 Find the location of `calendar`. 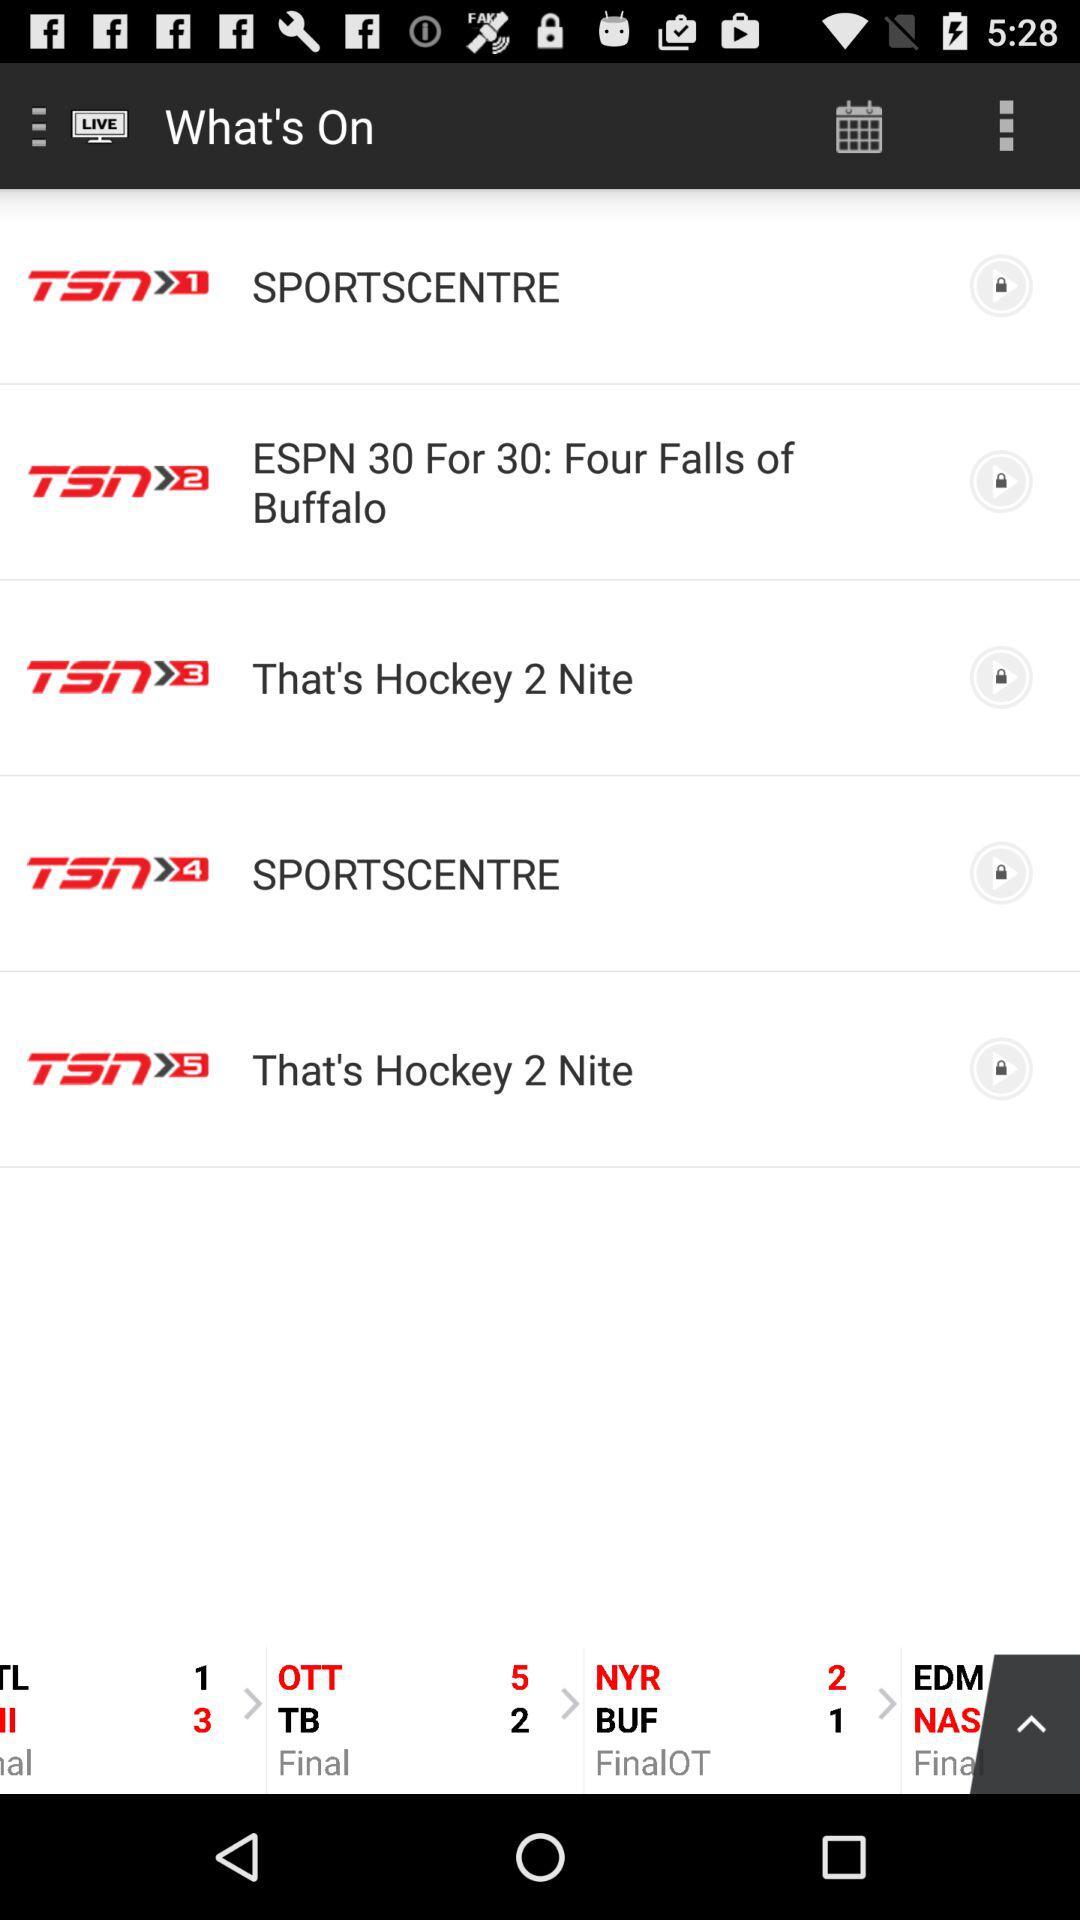

calendar is located at coordinates (858, 124).